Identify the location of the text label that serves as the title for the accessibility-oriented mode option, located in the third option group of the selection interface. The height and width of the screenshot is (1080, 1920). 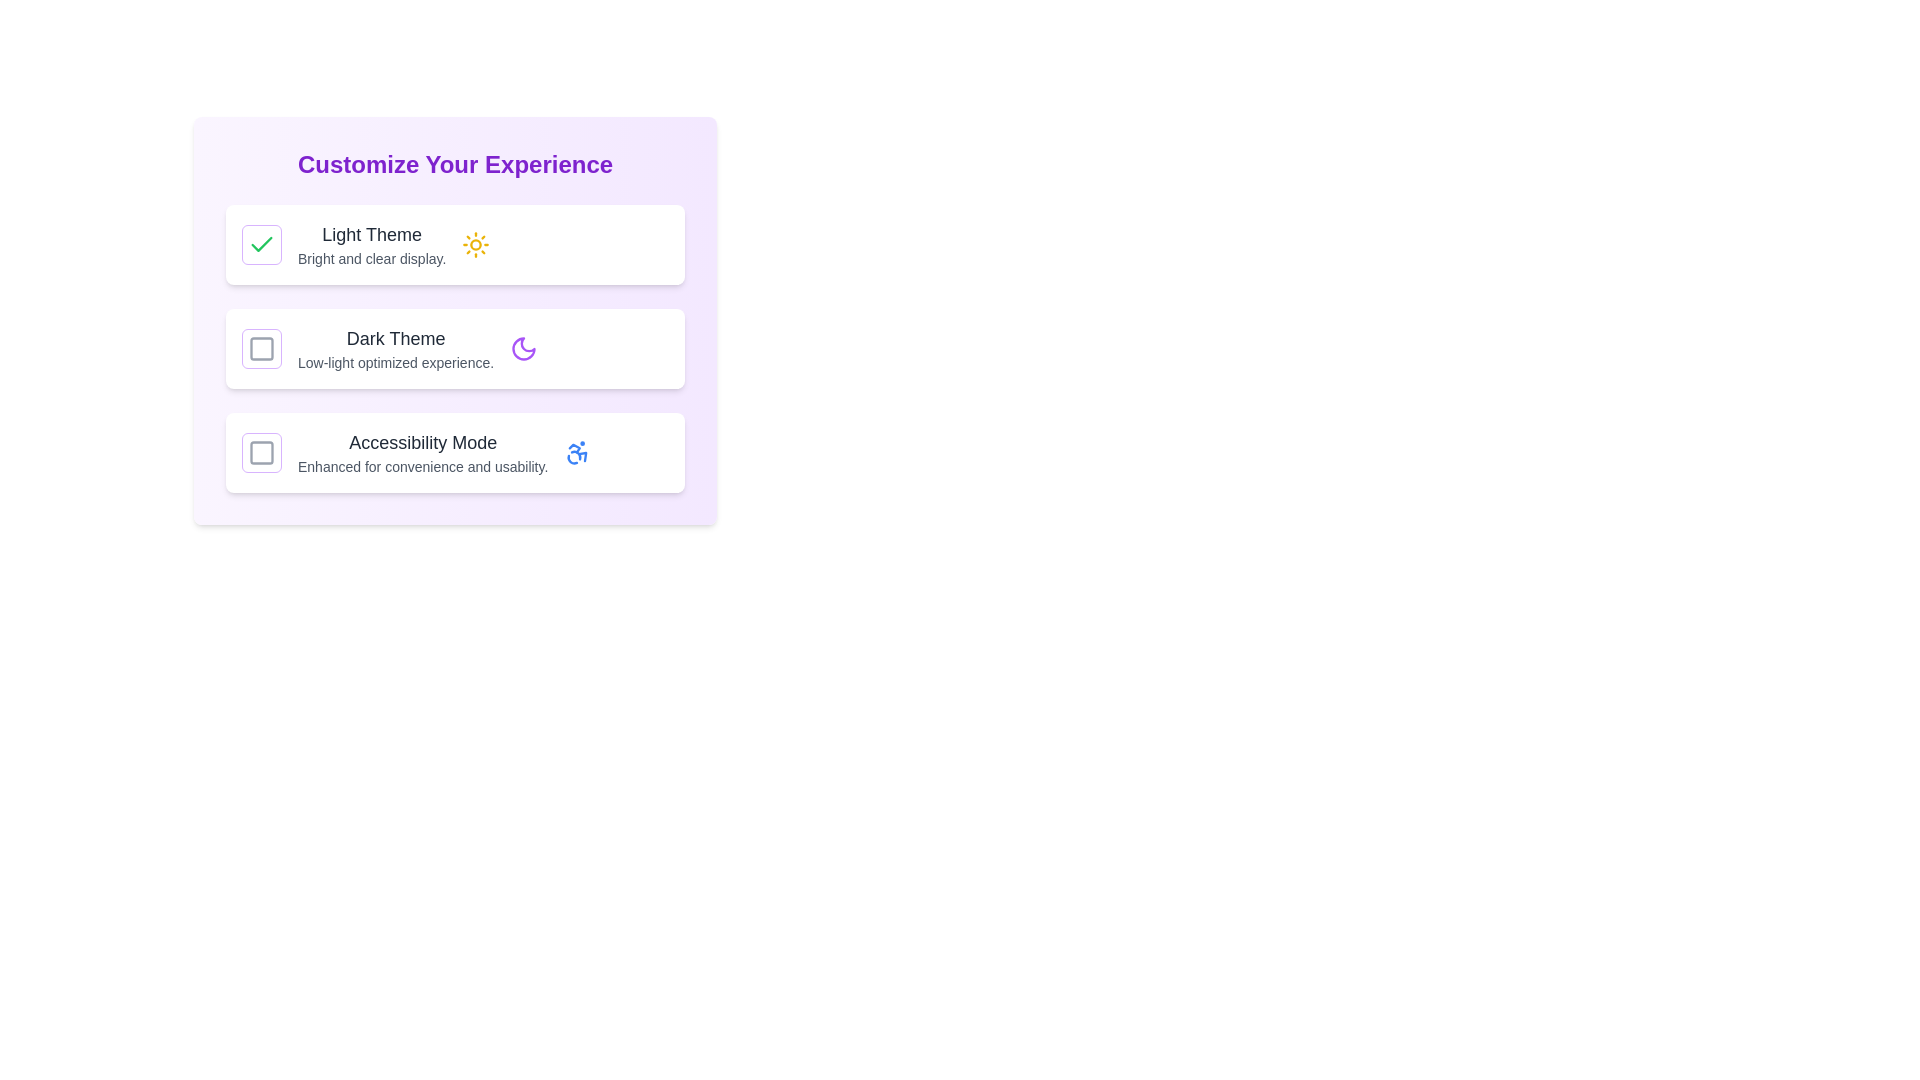
(422, 442).